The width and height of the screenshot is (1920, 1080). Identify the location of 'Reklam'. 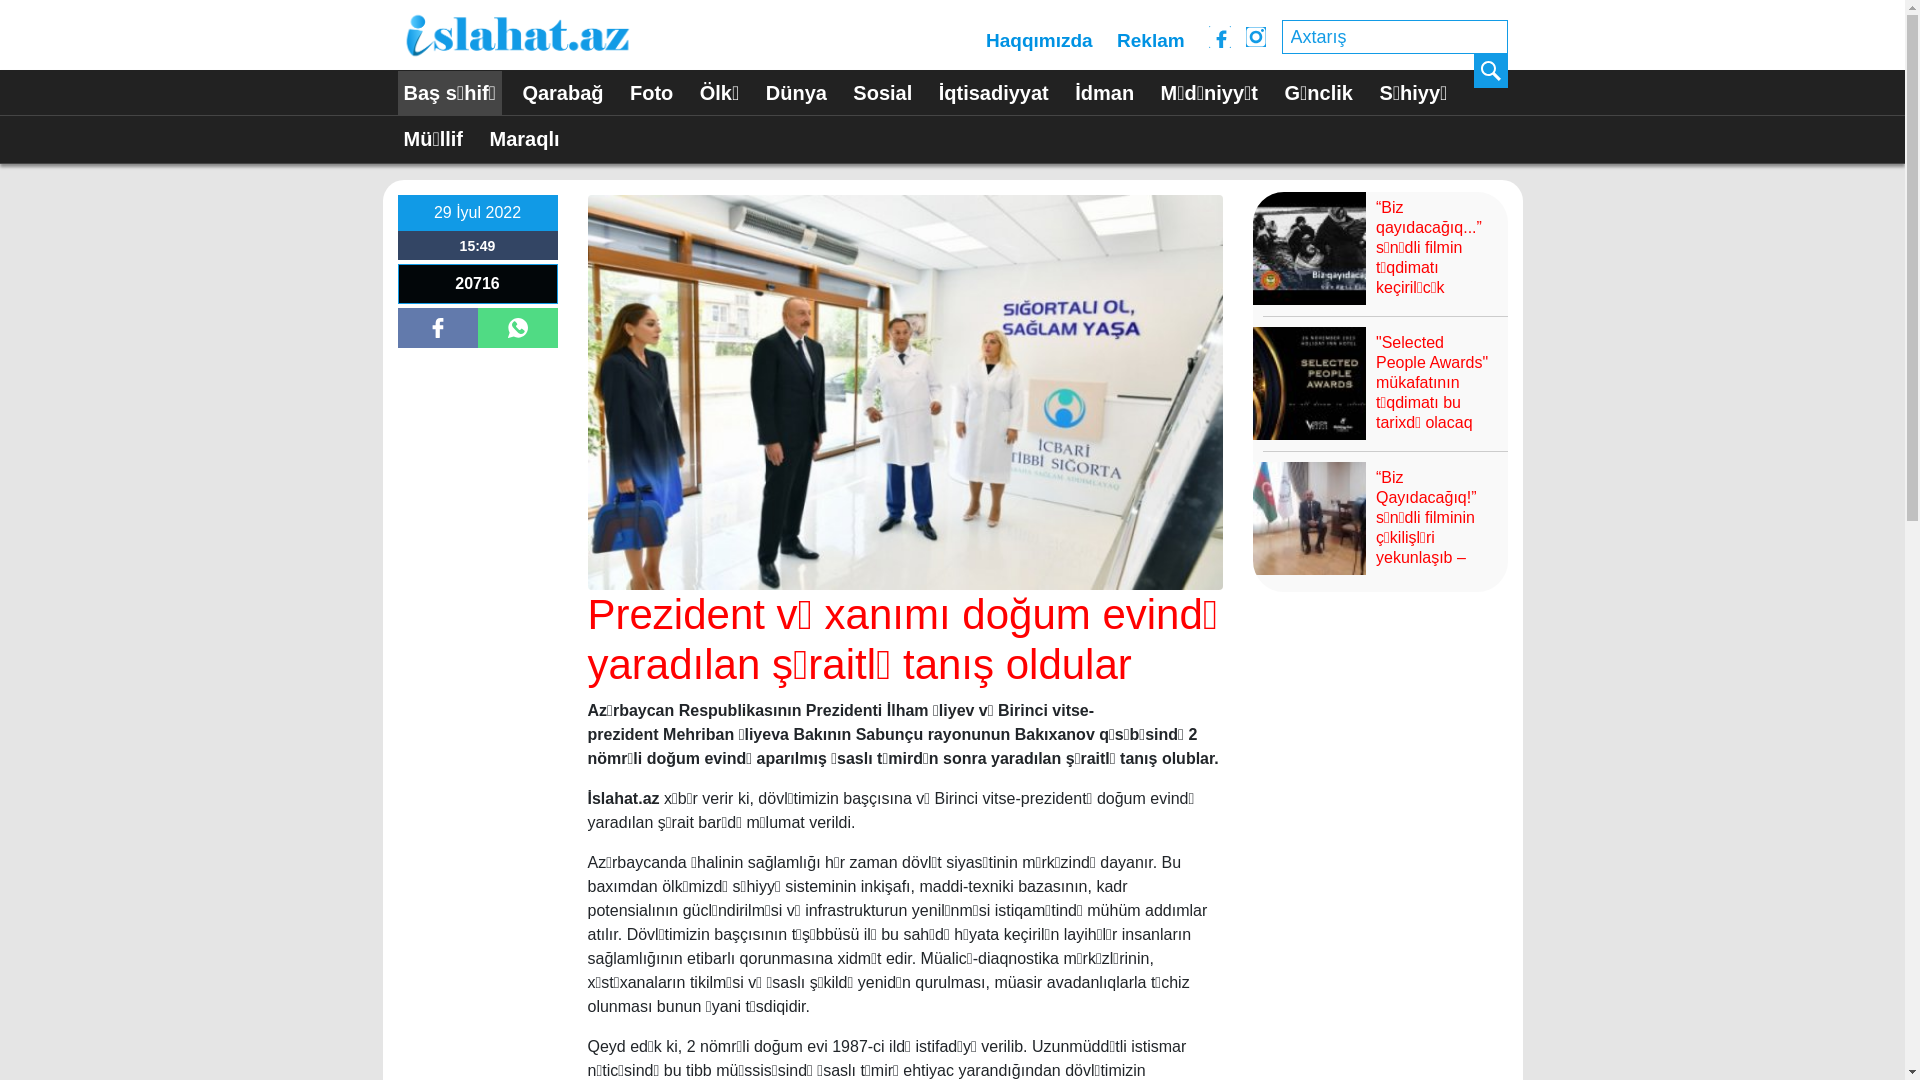
(1151, 41).